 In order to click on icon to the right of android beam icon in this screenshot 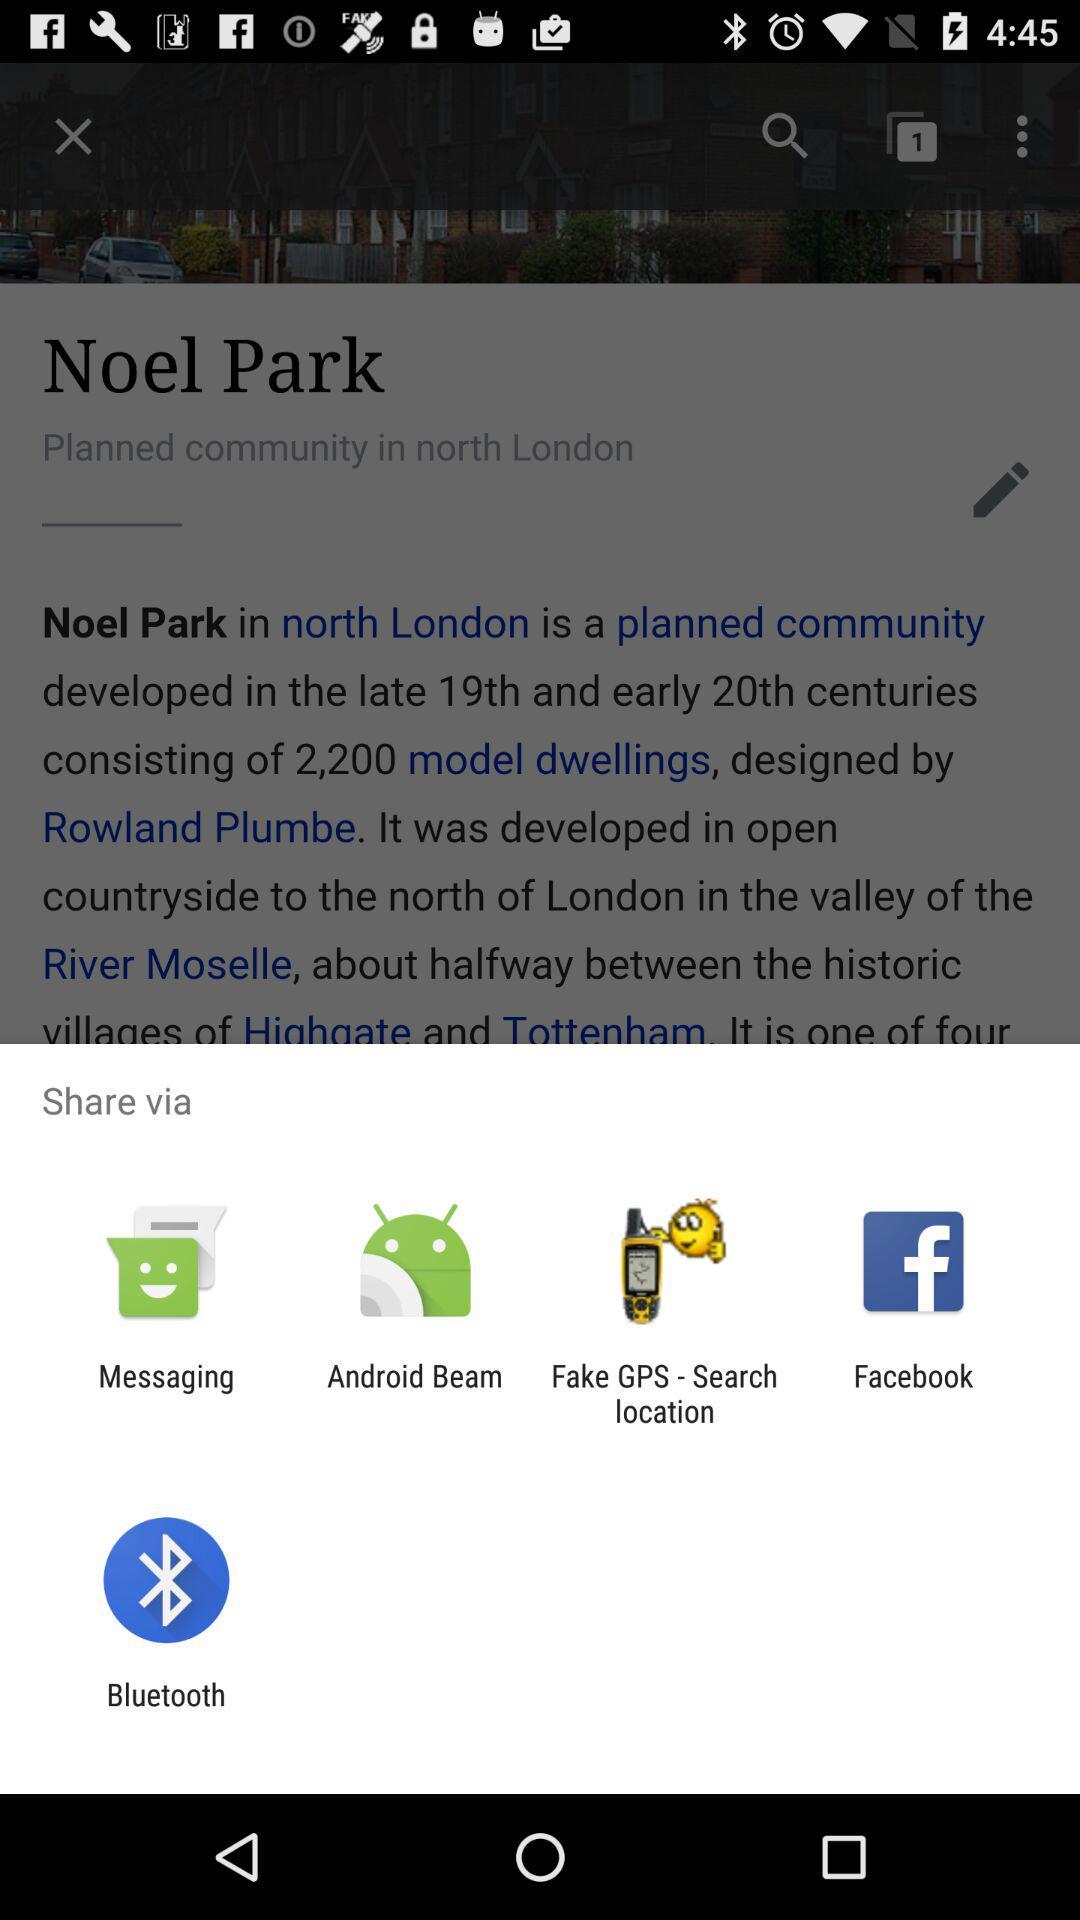, I will do `click(664, 1392)`.